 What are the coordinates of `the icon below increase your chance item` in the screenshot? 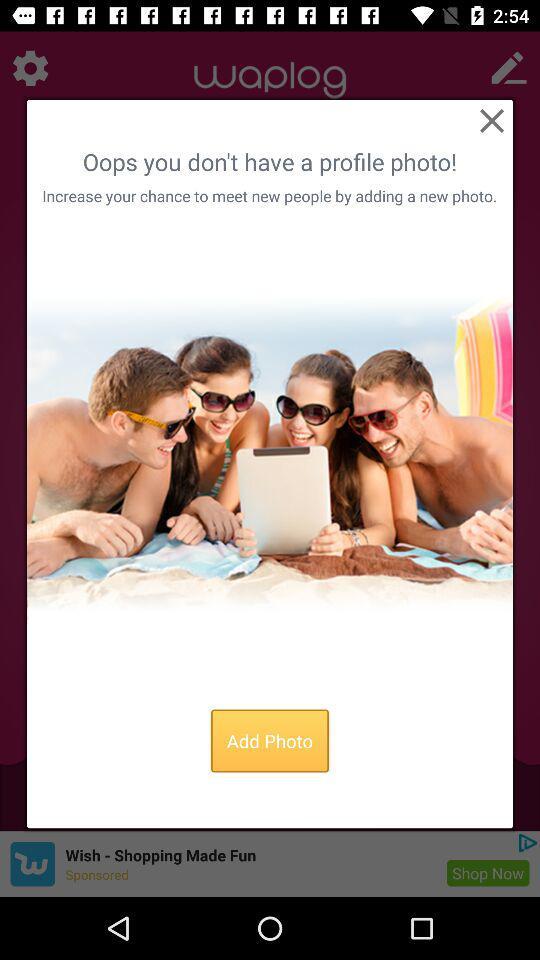 It's located at (270, 453).